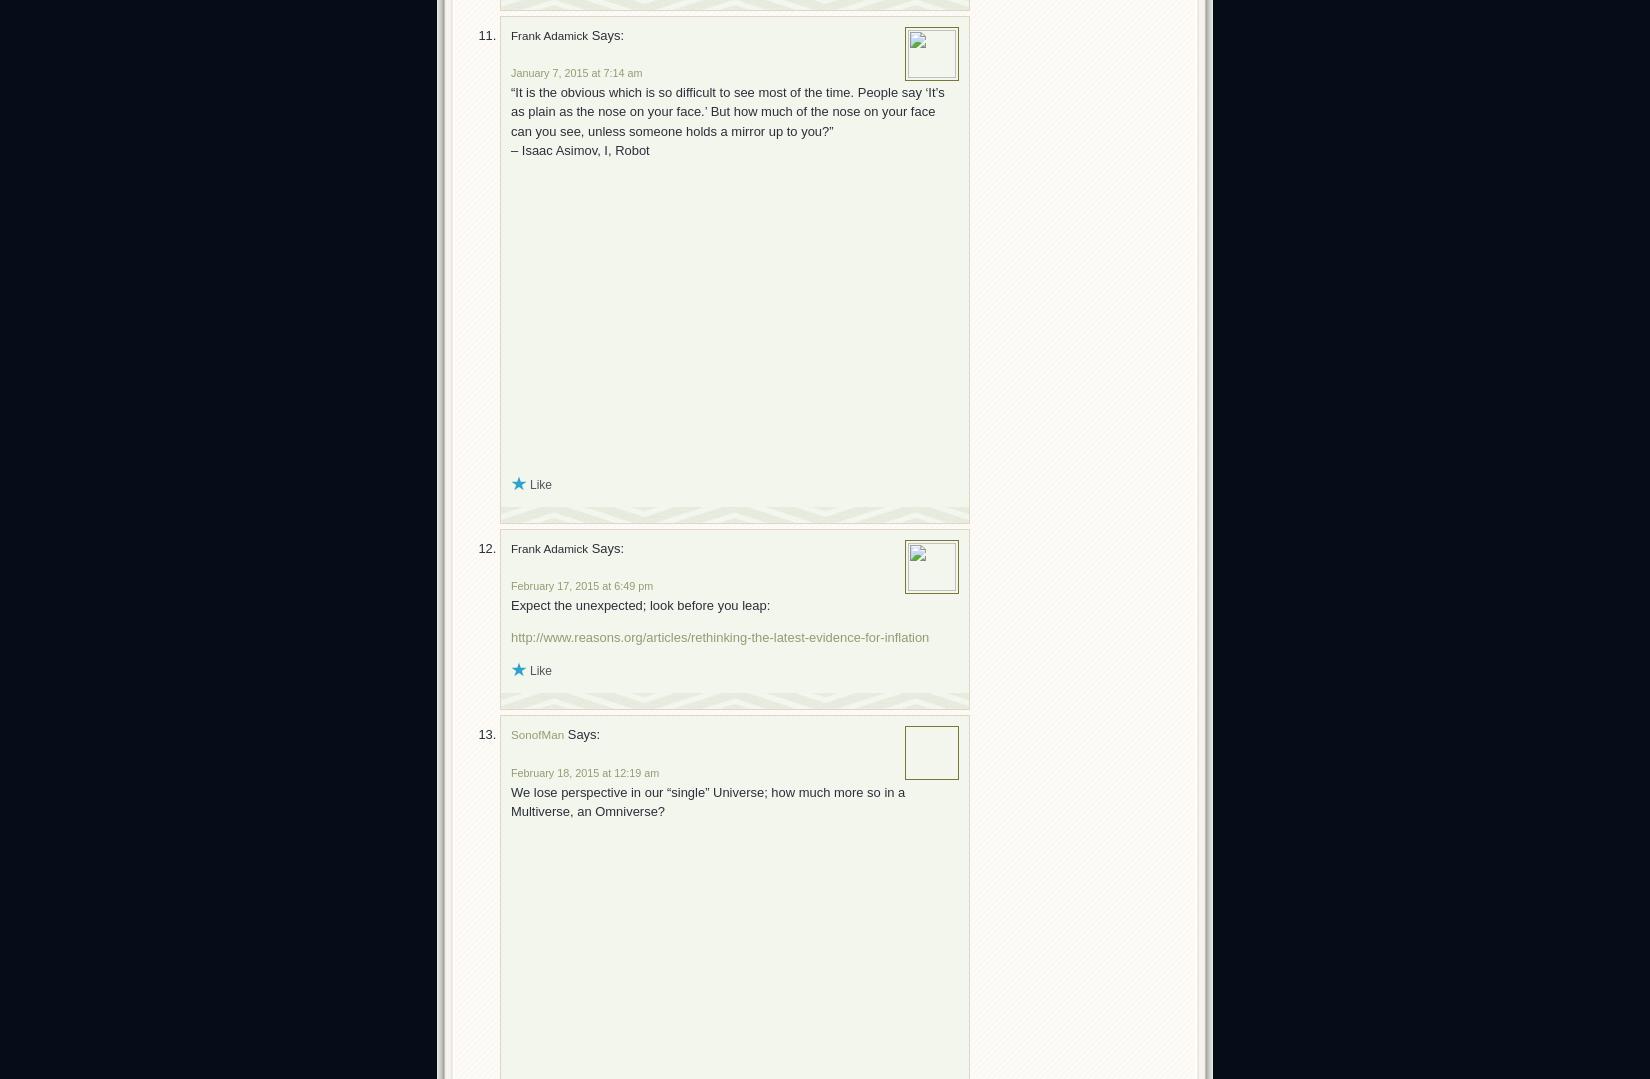  Describe the element at coordinates (536, 733) in the screenshot. I see `'SonofMan'` at that location.